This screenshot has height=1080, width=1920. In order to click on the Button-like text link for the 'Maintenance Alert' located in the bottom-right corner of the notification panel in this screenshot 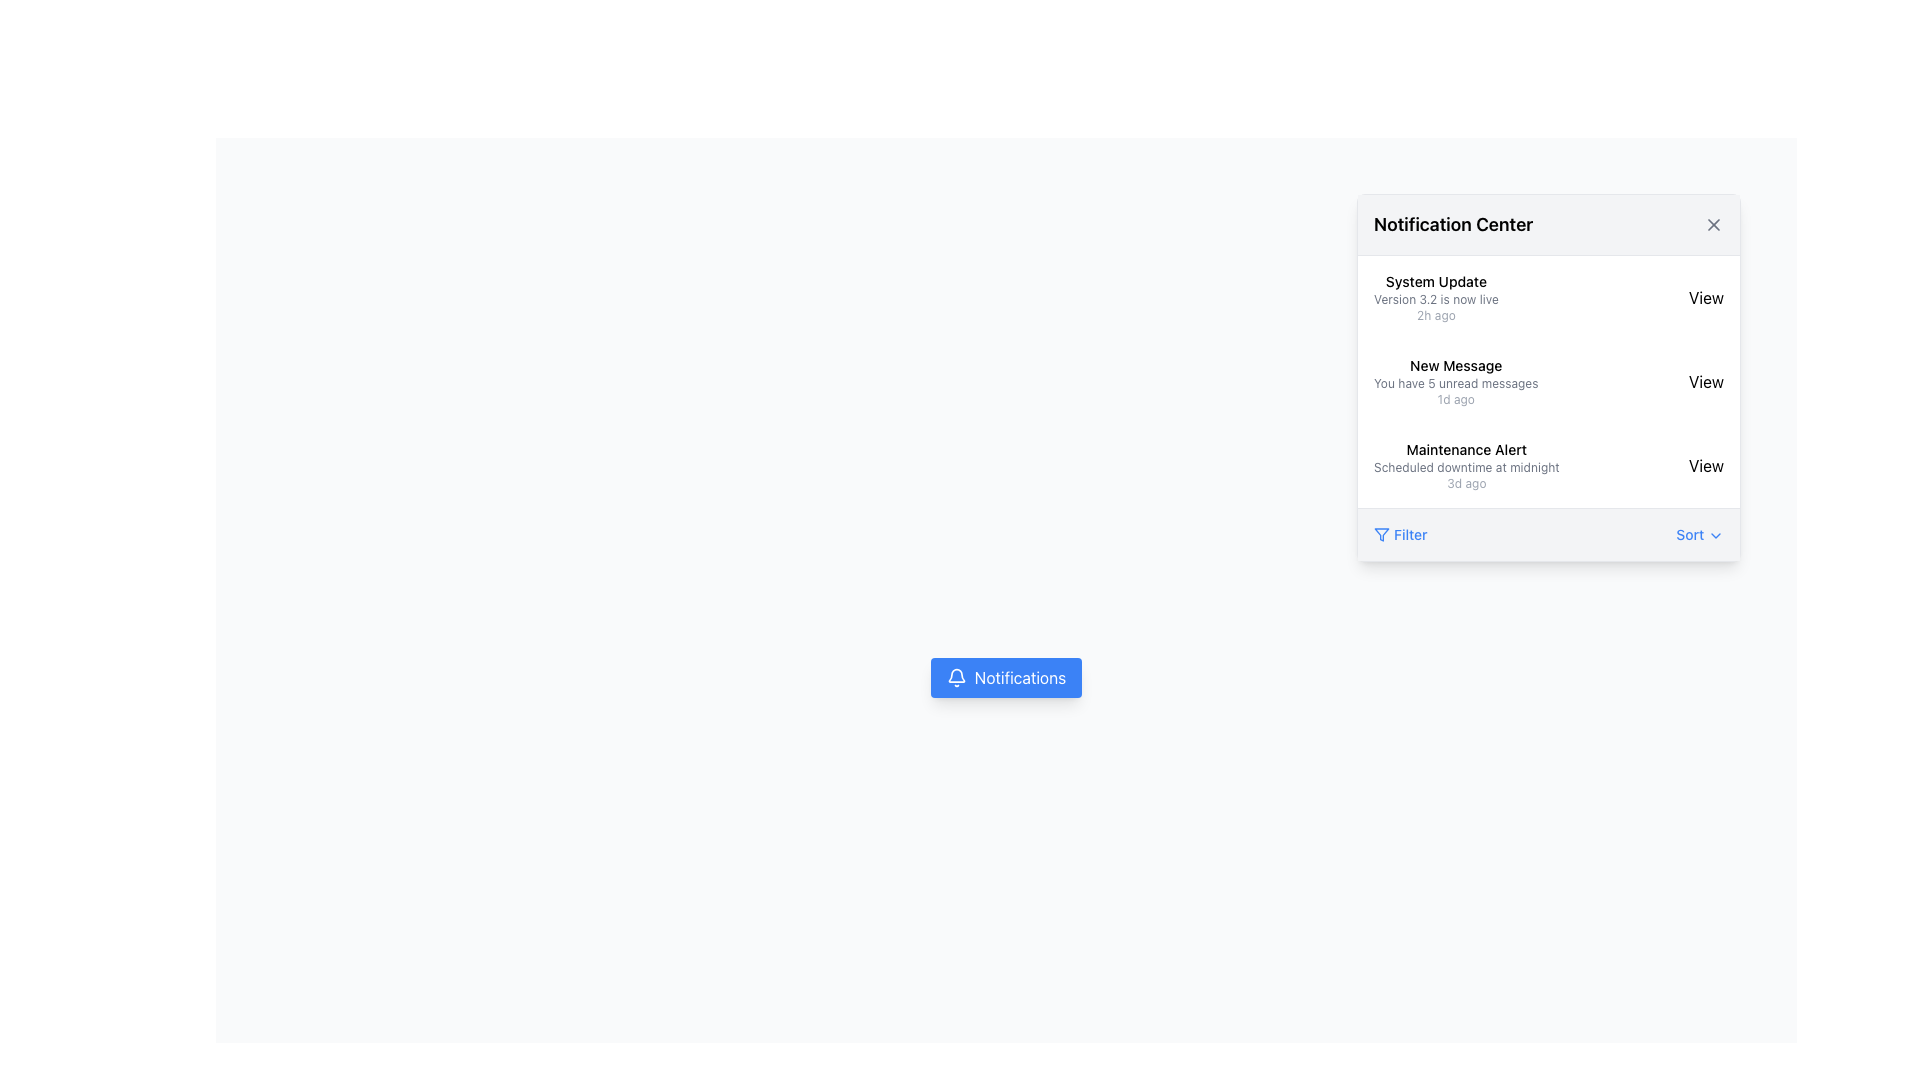, I will do `click(1705, 466)`.